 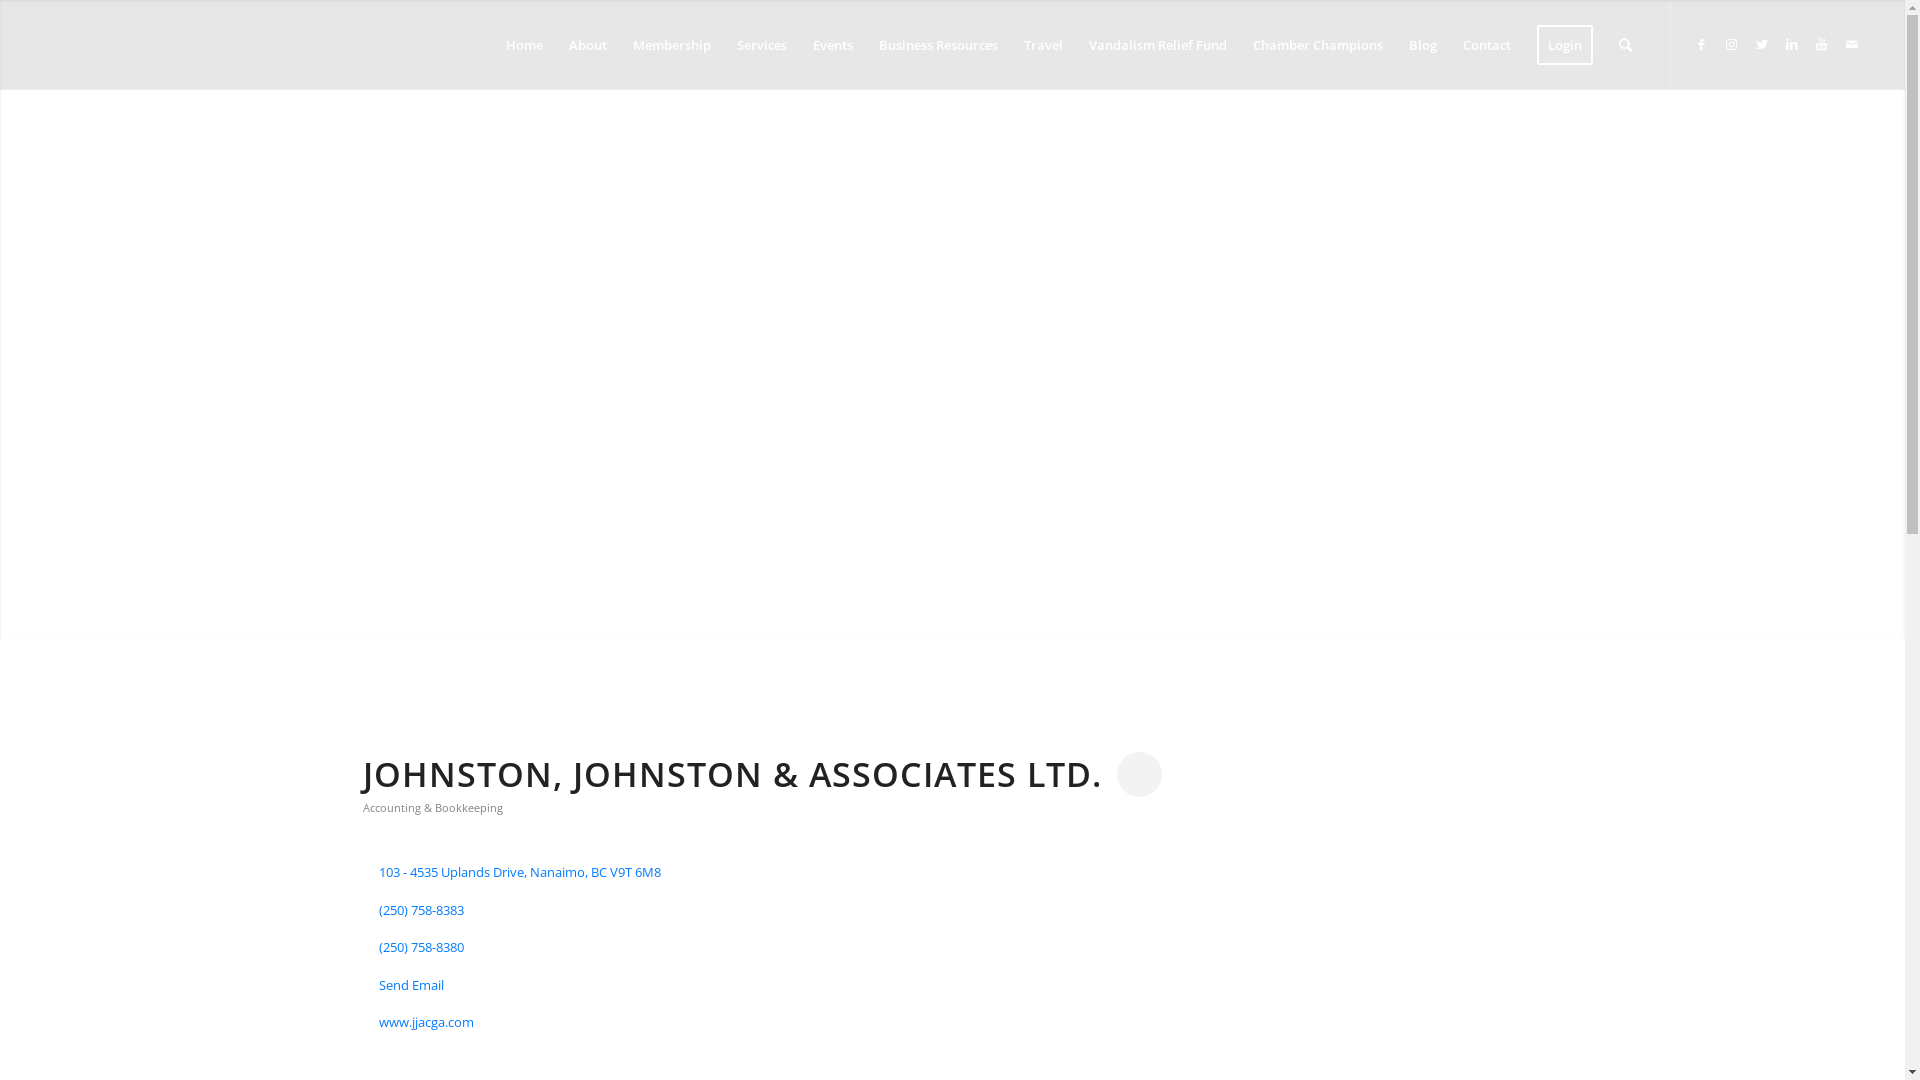 What do you see at coordinates (1731, 43) in the screenshot?
I see `'Instagram'` at bounding box center [1731, 43].